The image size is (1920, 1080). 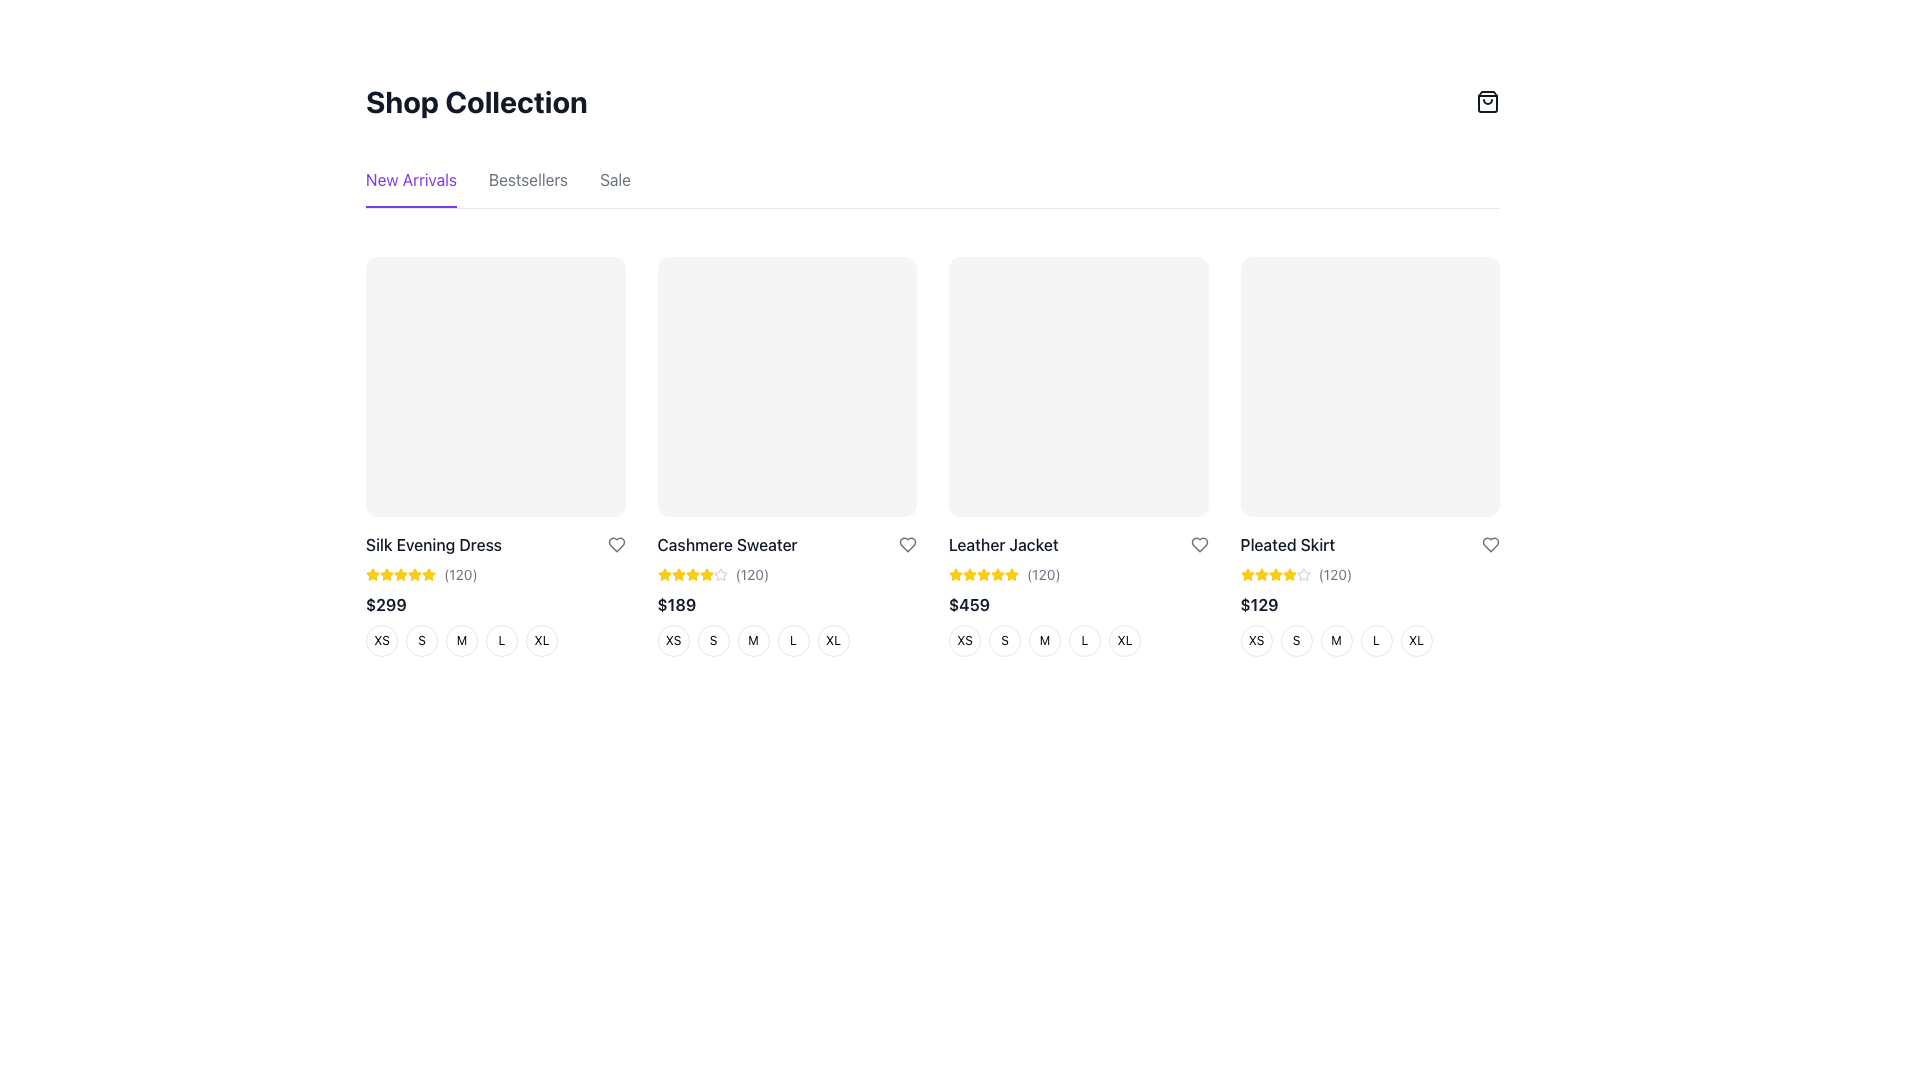 What do you see at coordinates (931, 188) in the screenshot?
I see `the 'New Arrivals' tab in the Tab group` at bounding box center [931, 188].